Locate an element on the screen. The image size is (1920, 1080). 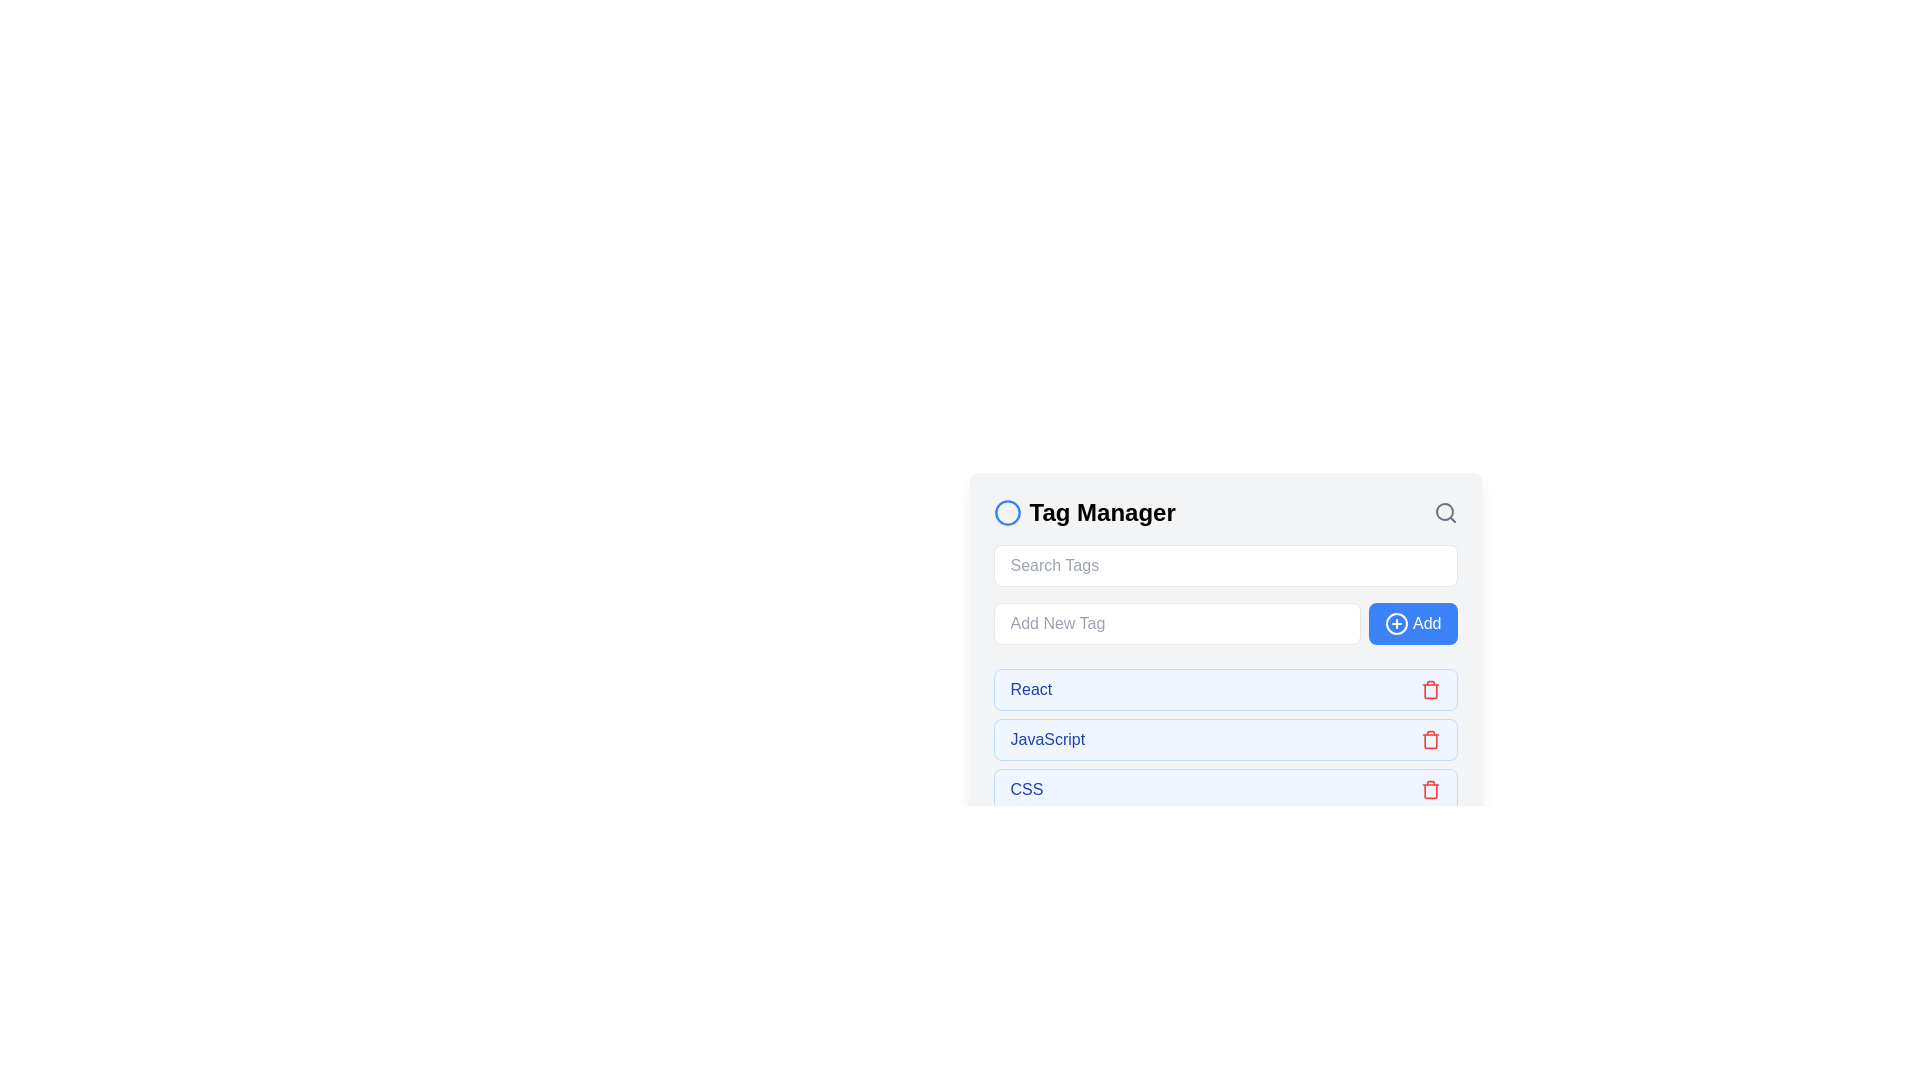
the red trashcan icon button located on the far right of the 'CSS' tag row is located at coordinates (1429, 789).